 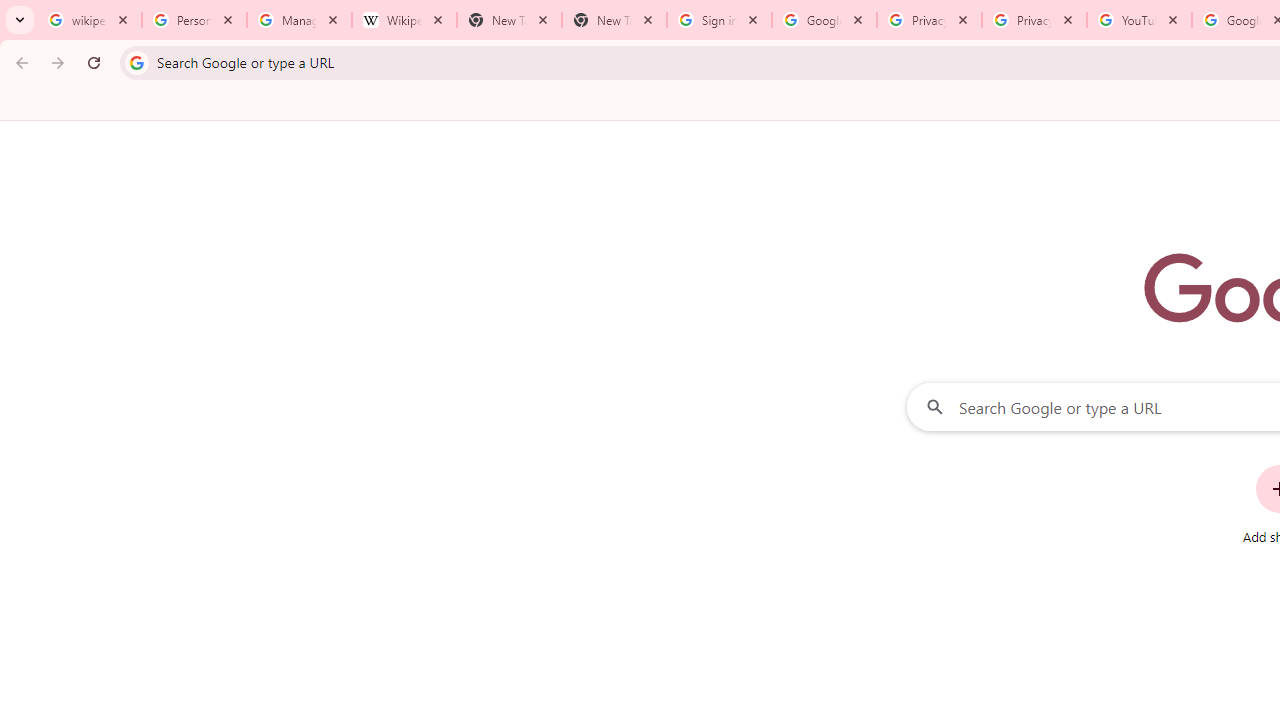 I want to click on 'Personalization & Google Search results - Google Search Help', so click(x=194, y=20).